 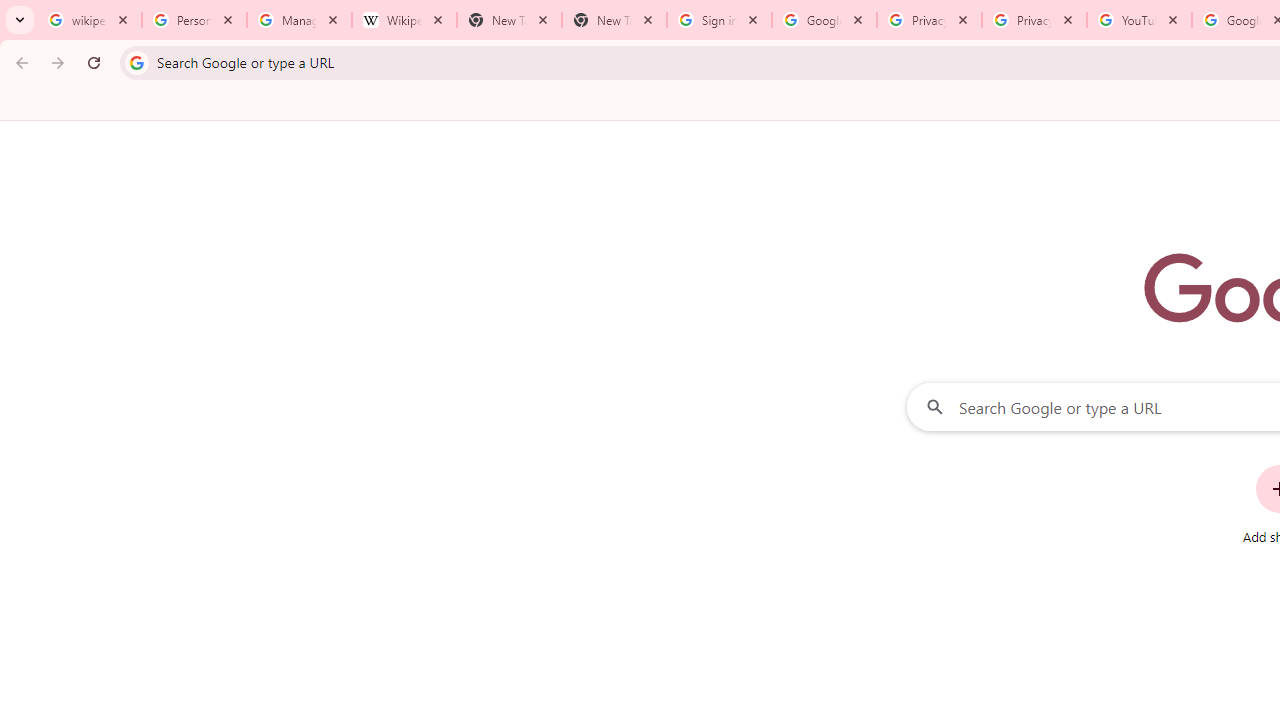 I want to click on 'Personalization & Google Search results - Google Search Help', so click(x=194, y=20).